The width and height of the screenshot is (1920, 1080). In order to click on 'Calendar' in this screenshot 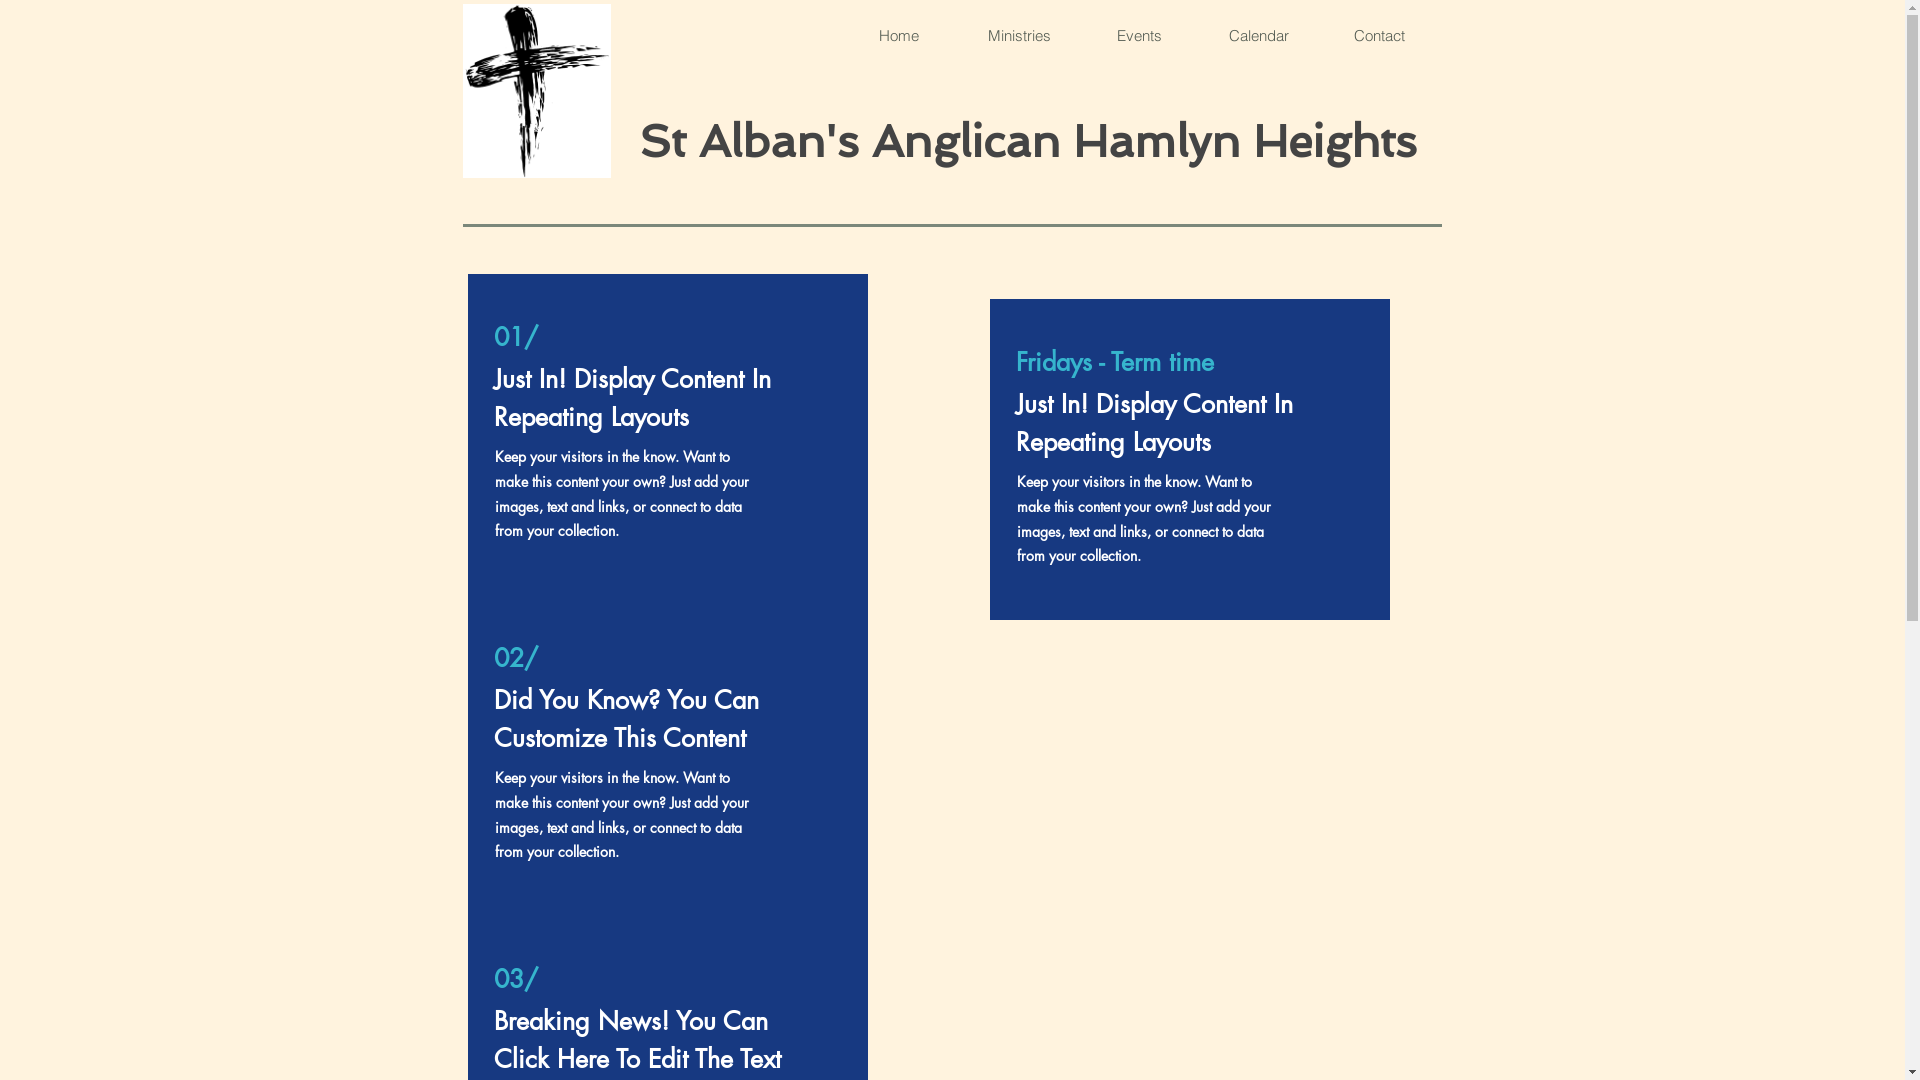, I will do `click(1256, 35)`.